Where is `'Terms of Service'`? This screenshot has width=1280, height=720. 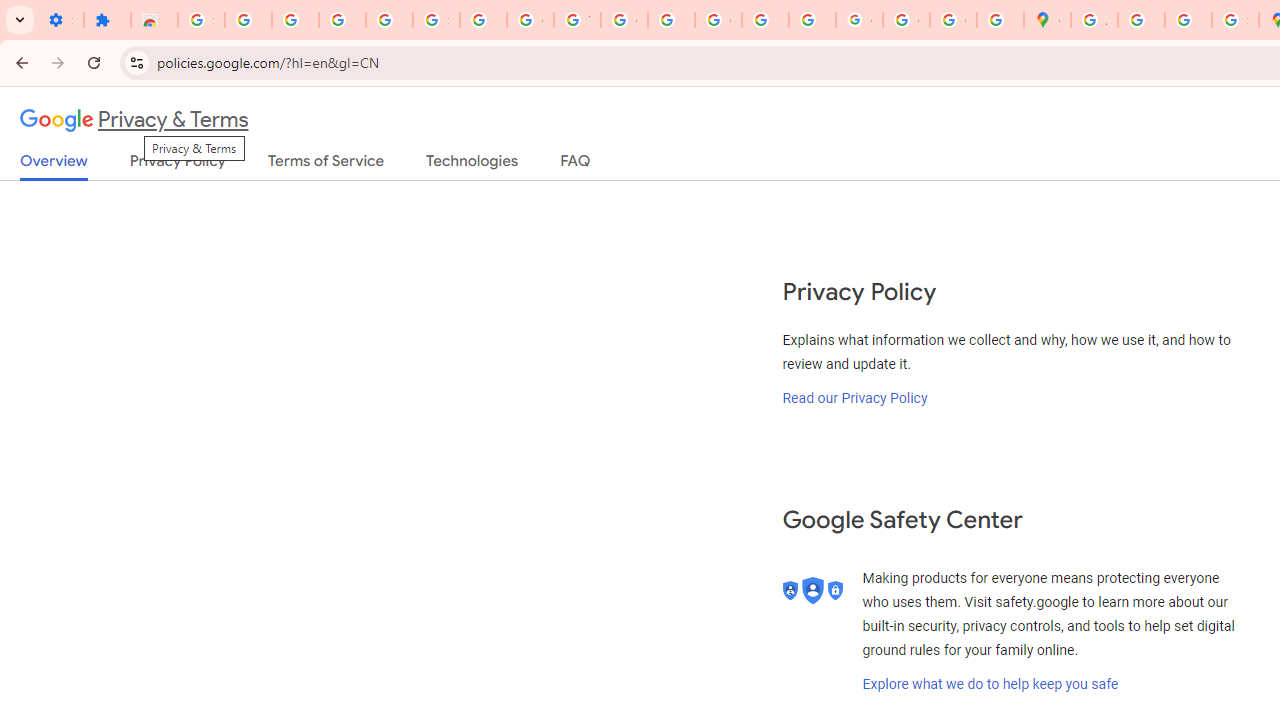 'Terms of Service' is located at coordinates (326, 164).